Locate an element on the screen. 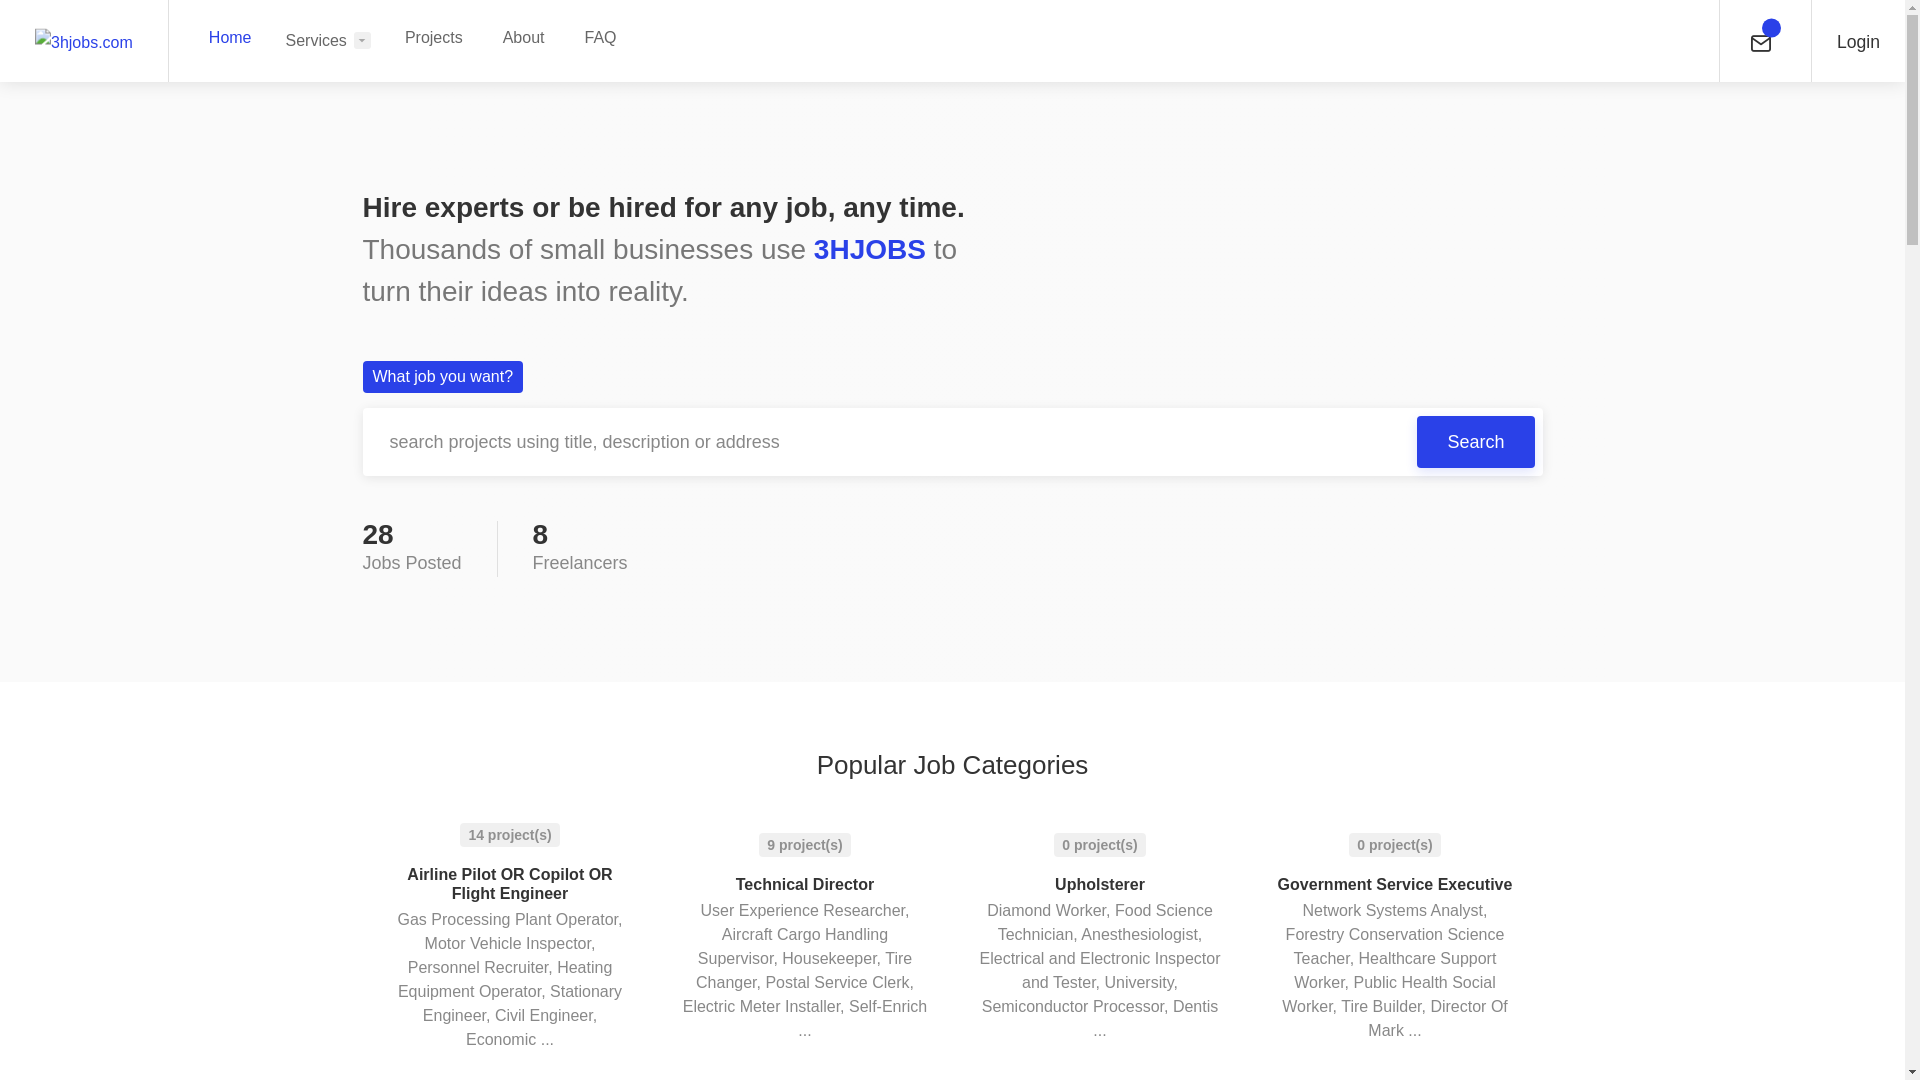 The height and width of the screenshot is (1080, 1920). 'FAQ' is located at coordinates (599, 37).